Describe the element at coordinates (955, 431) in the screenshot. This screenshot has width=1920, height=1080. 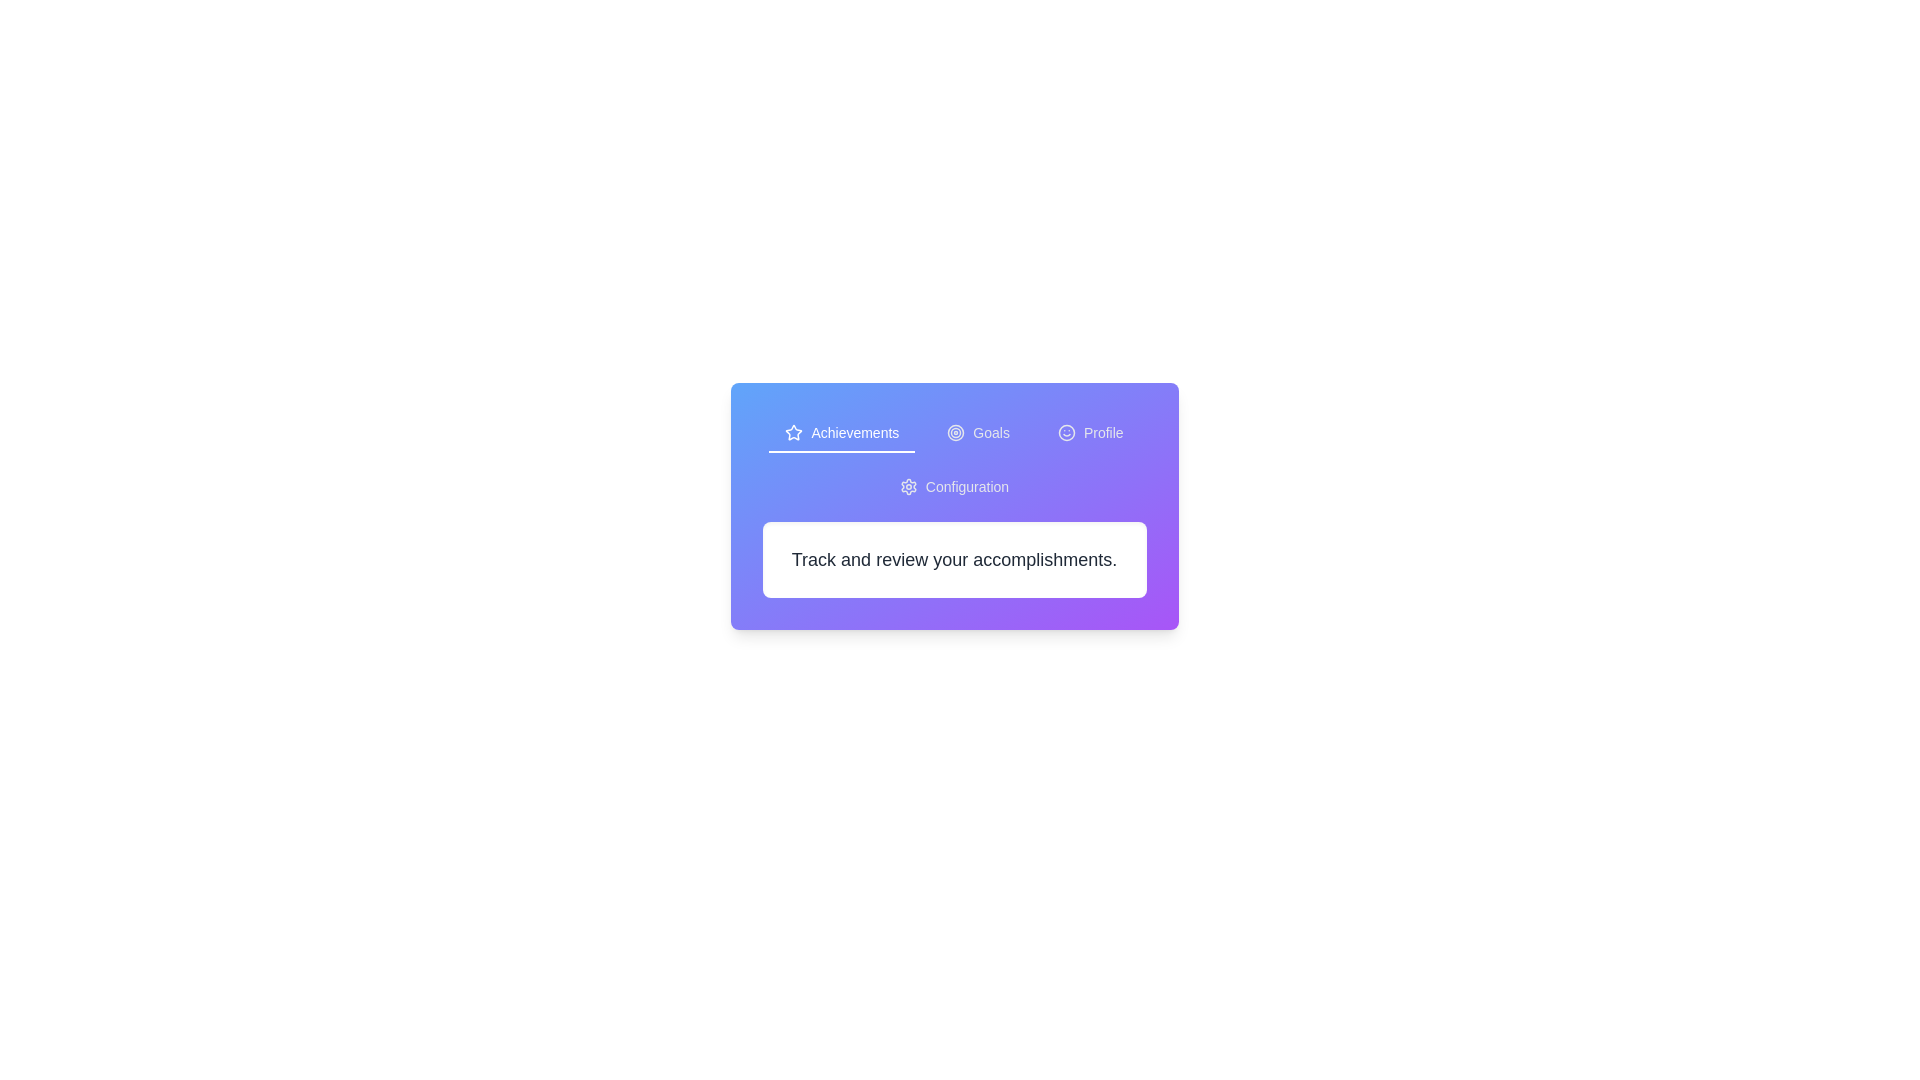
I see `the icon associated with the Goals tab to verify its functionality` at that location.